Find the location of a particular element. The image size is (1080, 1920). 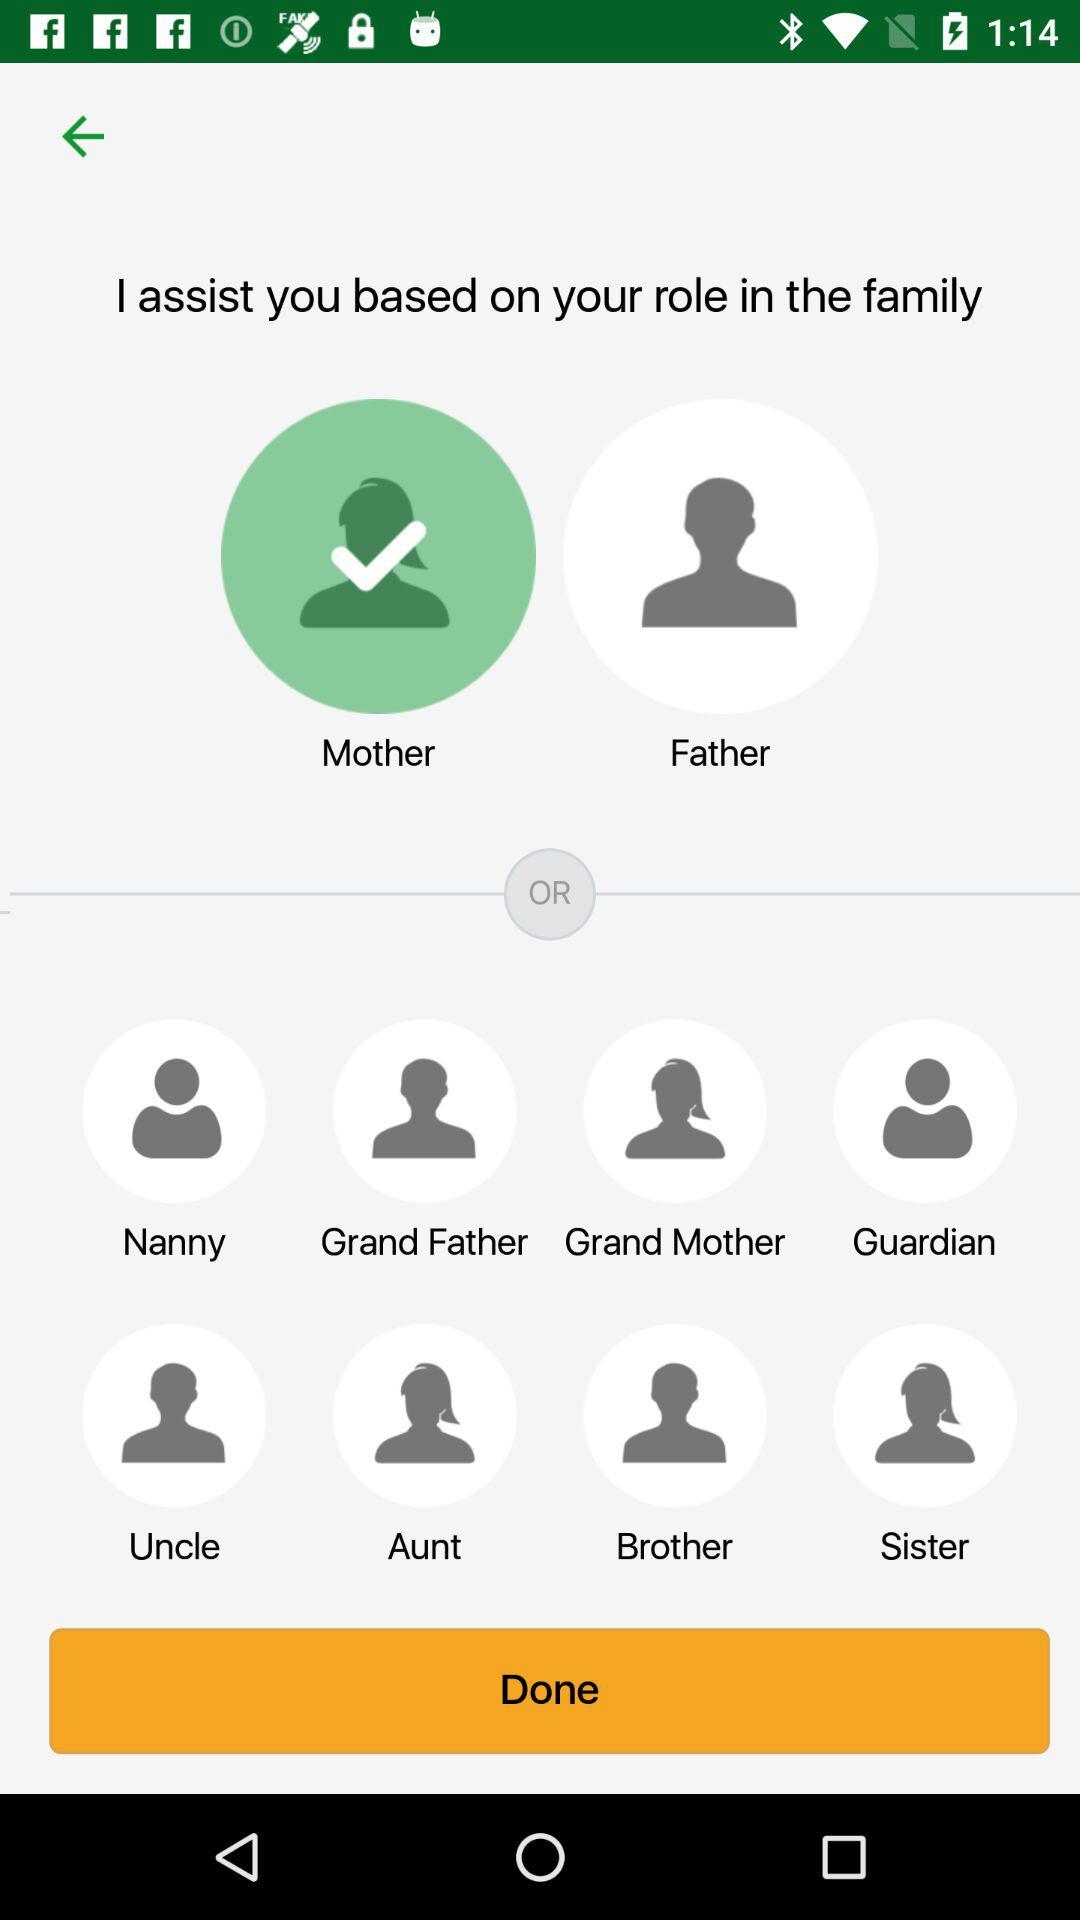

save mother contact is located at coordinates (369, 556).